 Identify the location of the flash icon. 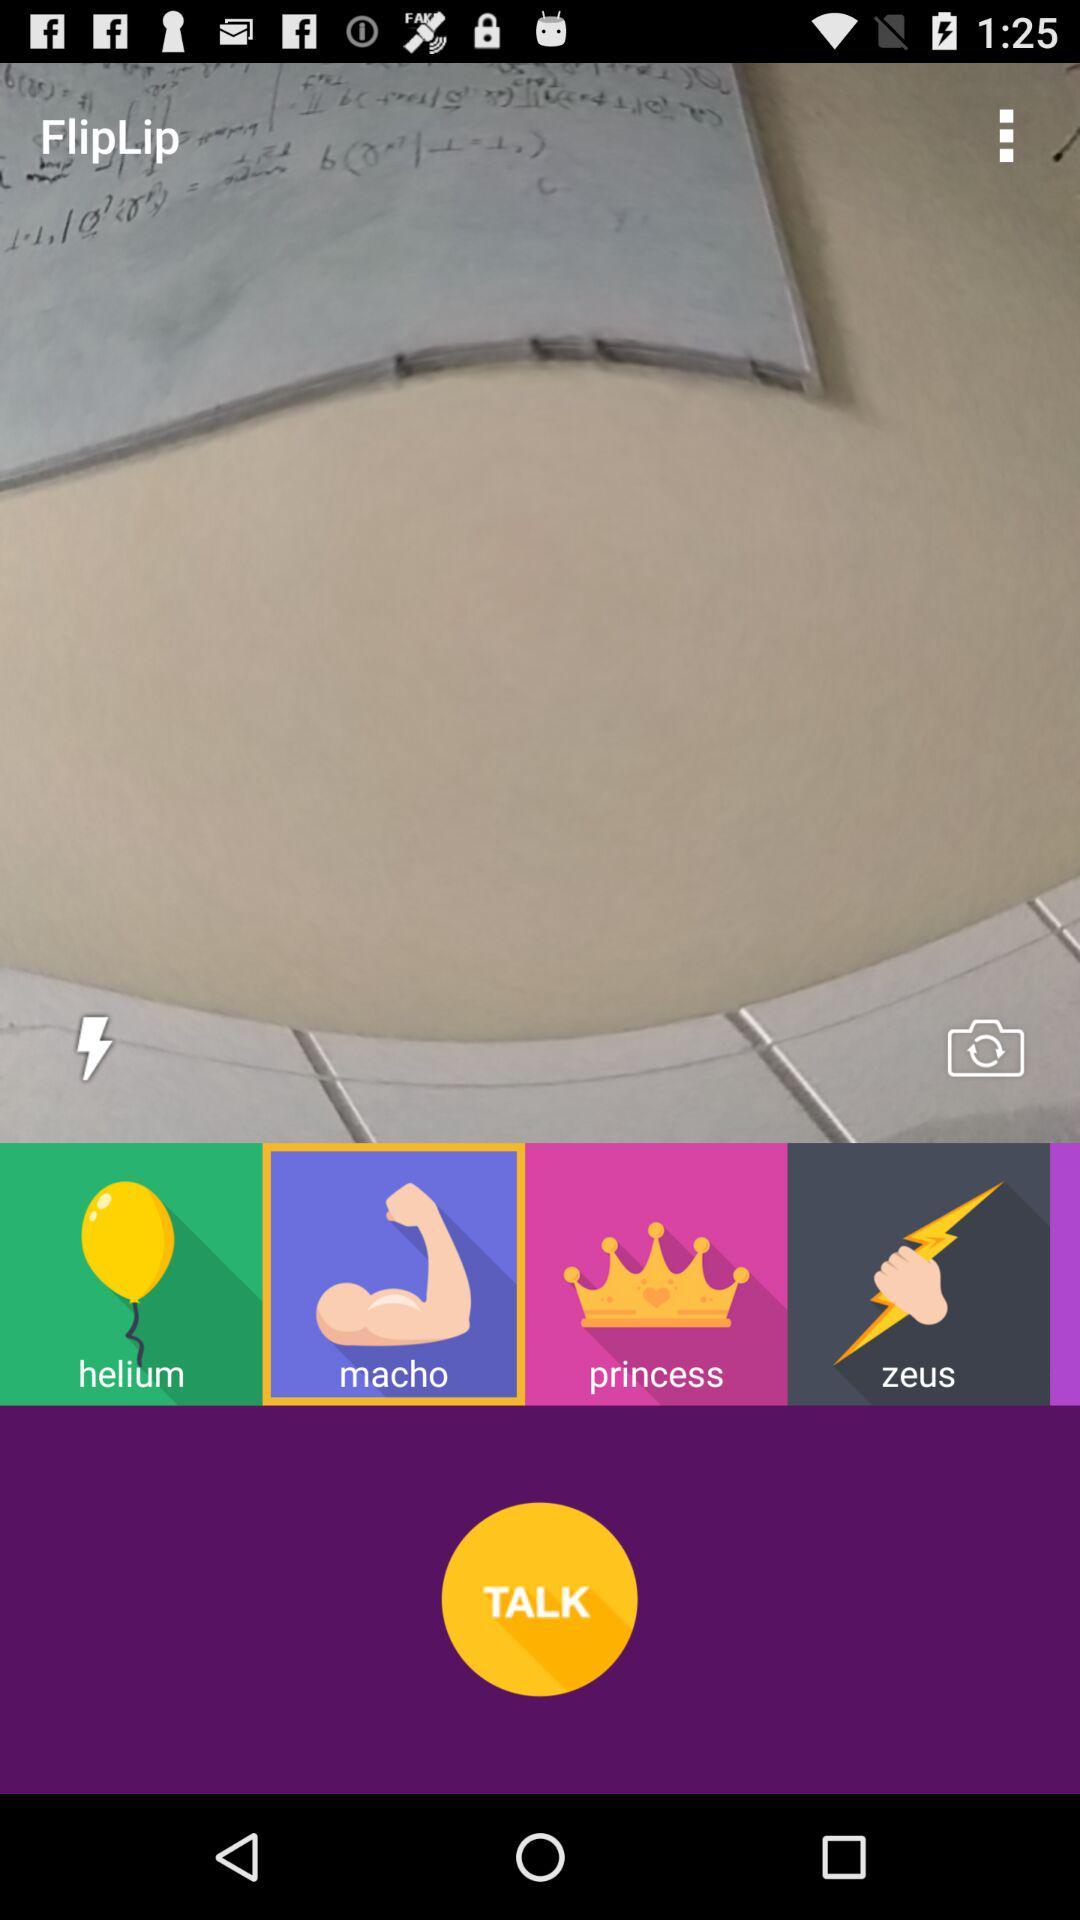
(94, 1122).